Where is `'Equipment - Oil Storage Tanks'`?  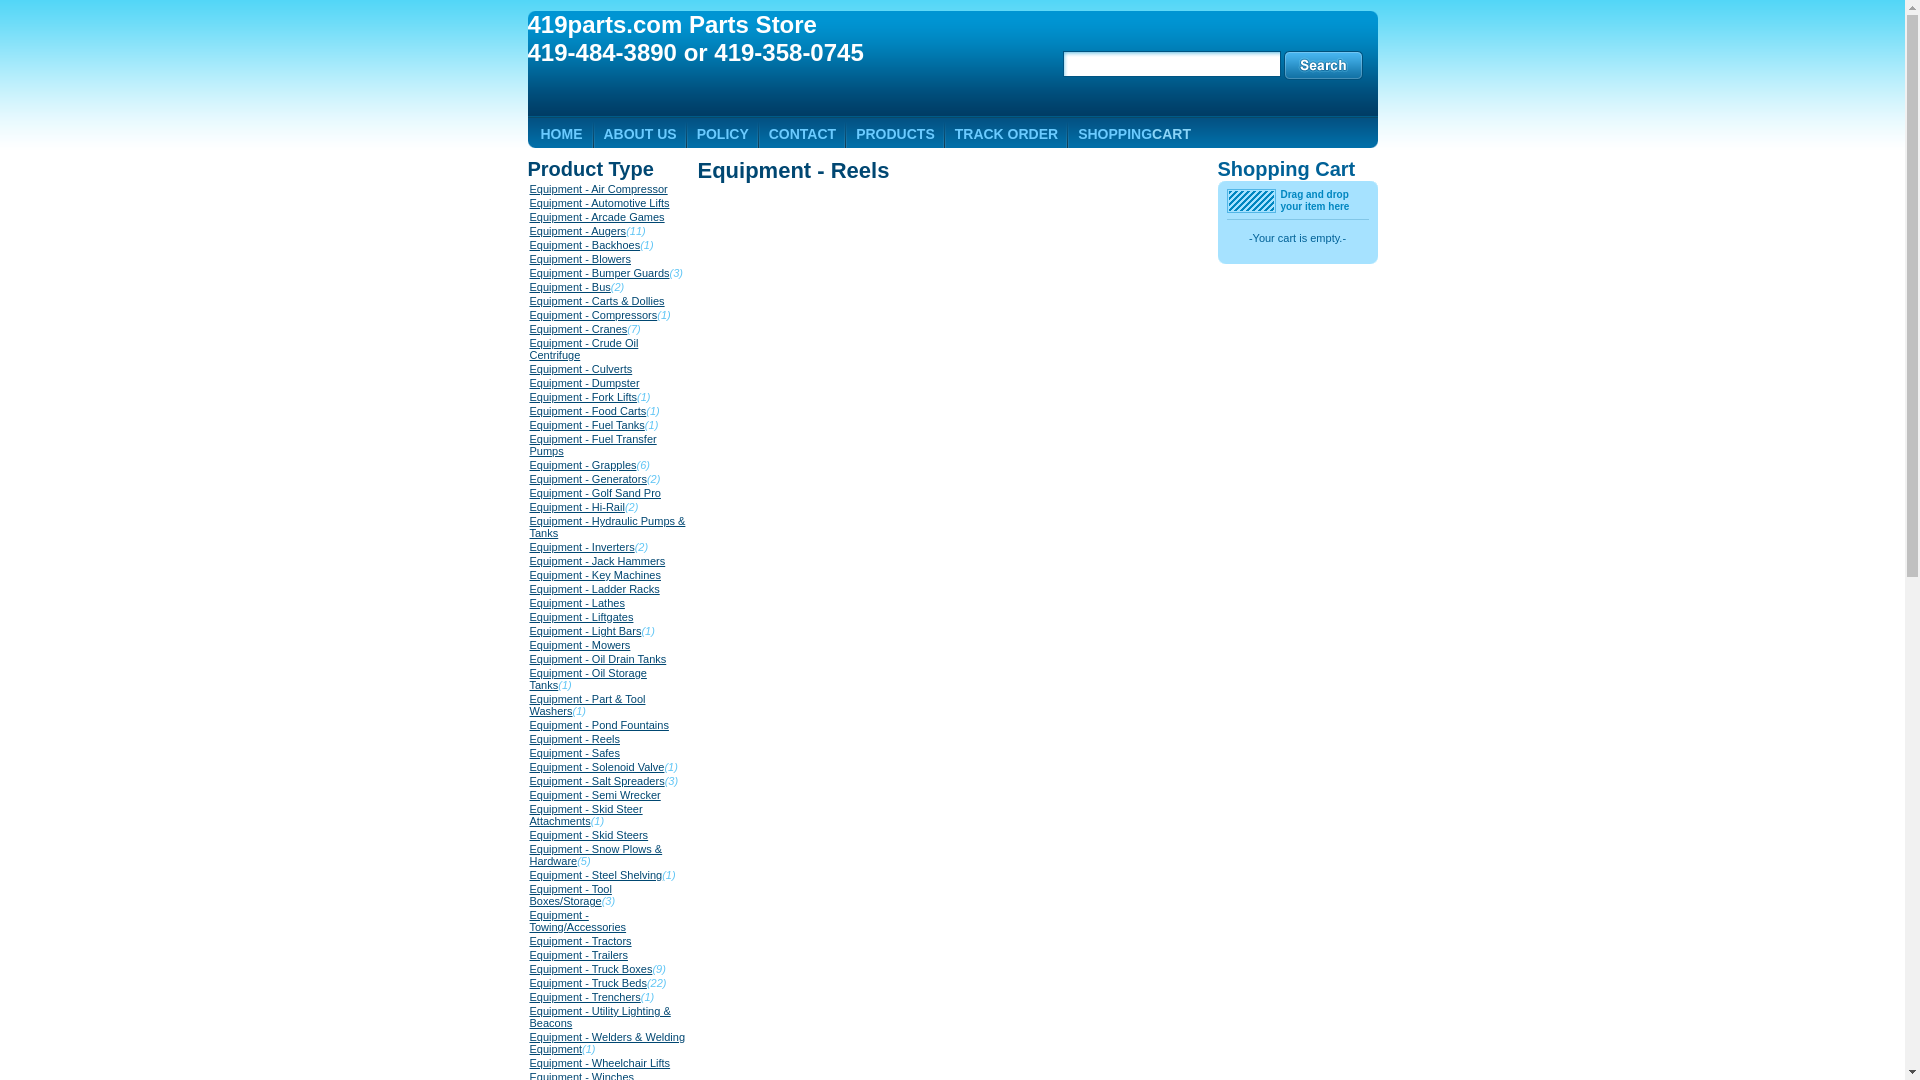
'Equipment - Oil Storage Tanks' is located at coordinates (587, 677).